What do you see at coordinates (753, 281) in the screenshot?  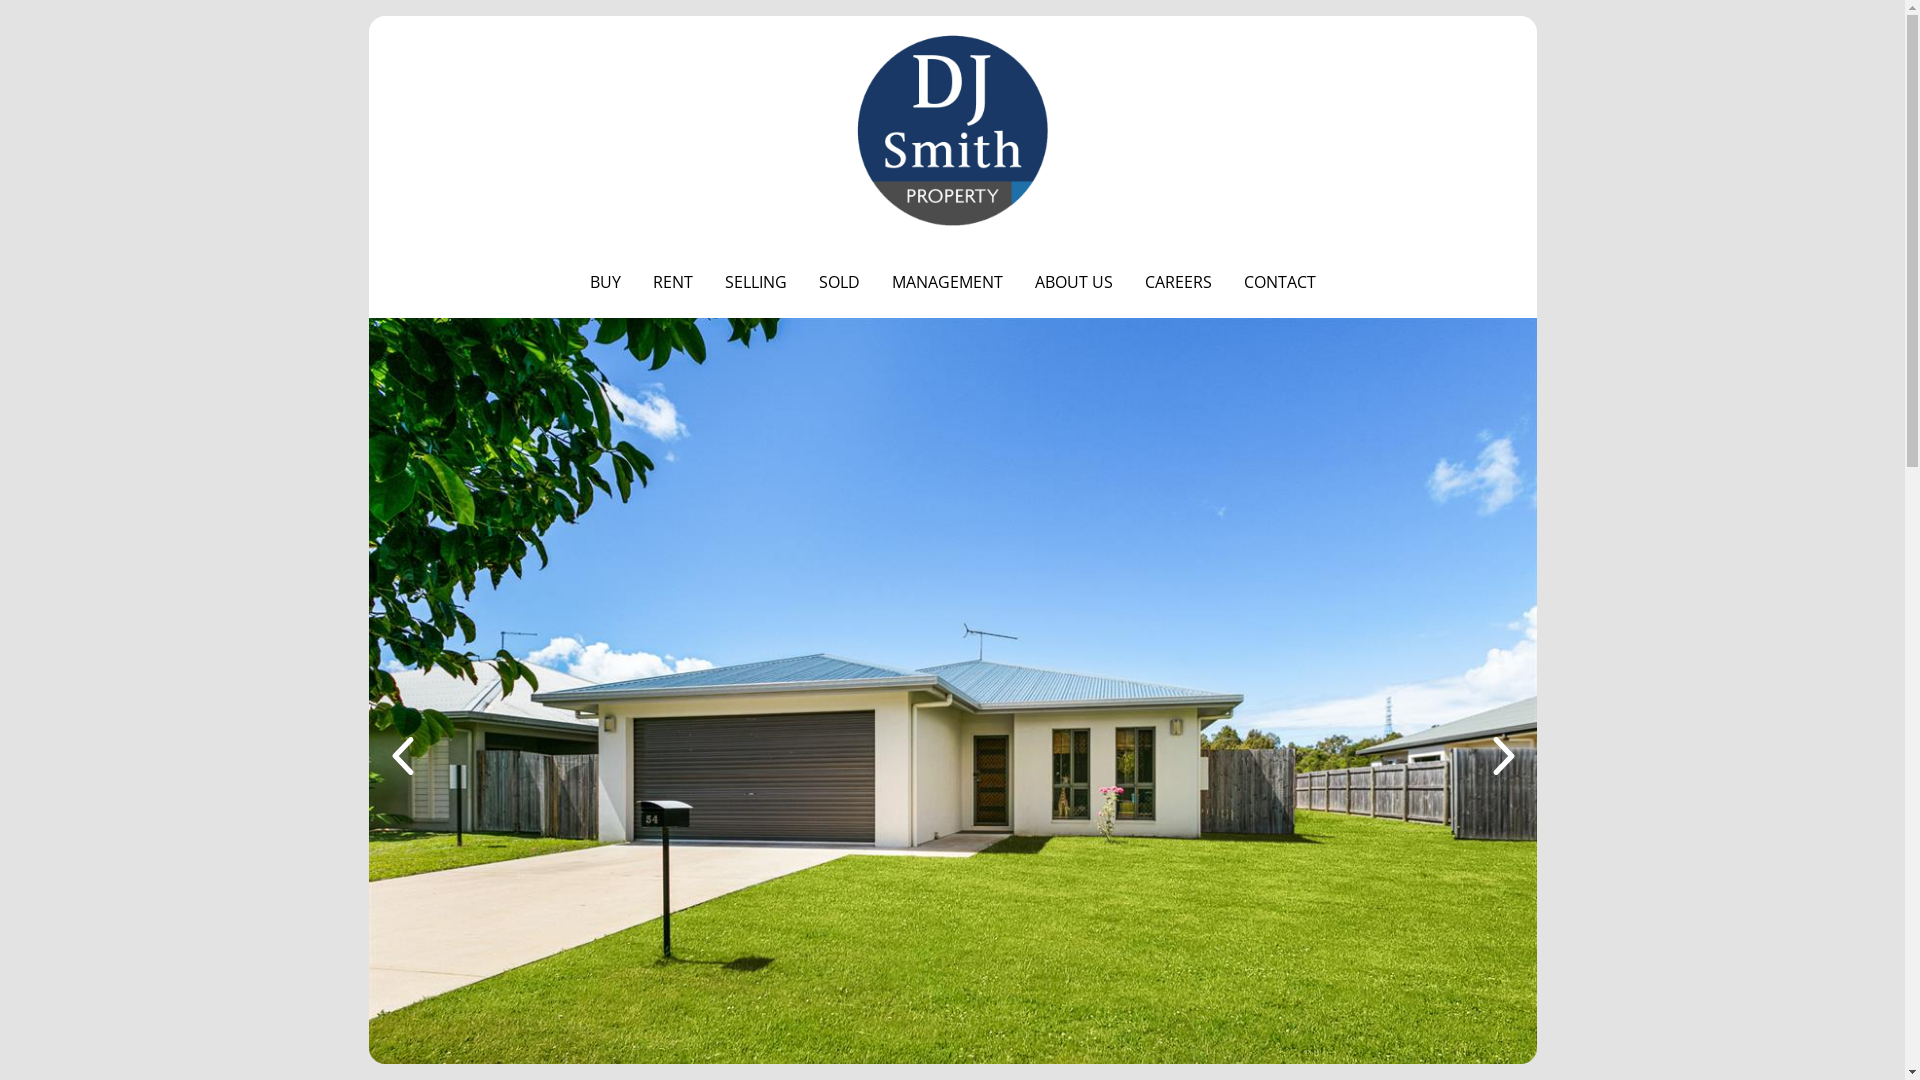 I see `'SELLING'` at bounding box center [753, 281].